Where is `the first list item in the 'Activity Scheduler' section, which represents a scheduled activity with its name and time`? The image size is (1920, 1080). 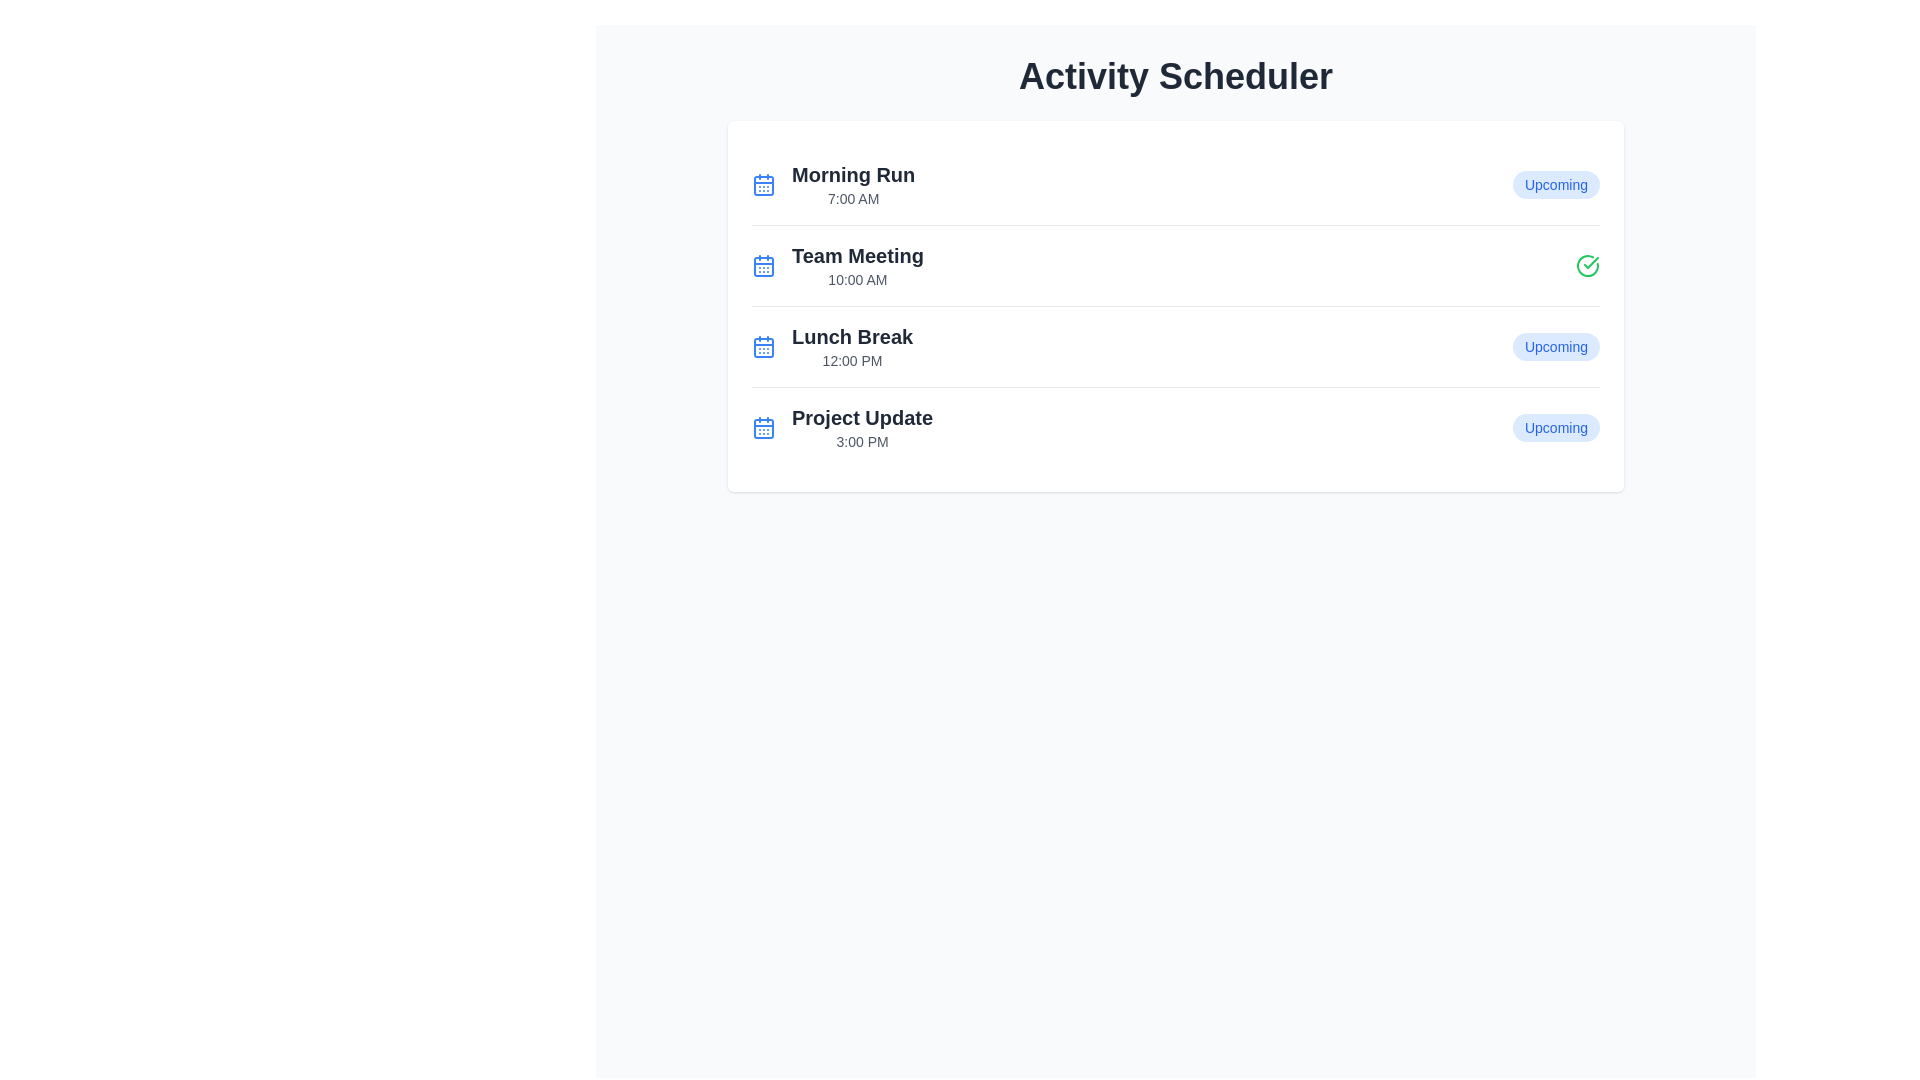
the first list item in the 'Activity Scheduler' section, which represents a scheduled activity with its name and time is located at coordinates (833, 185).